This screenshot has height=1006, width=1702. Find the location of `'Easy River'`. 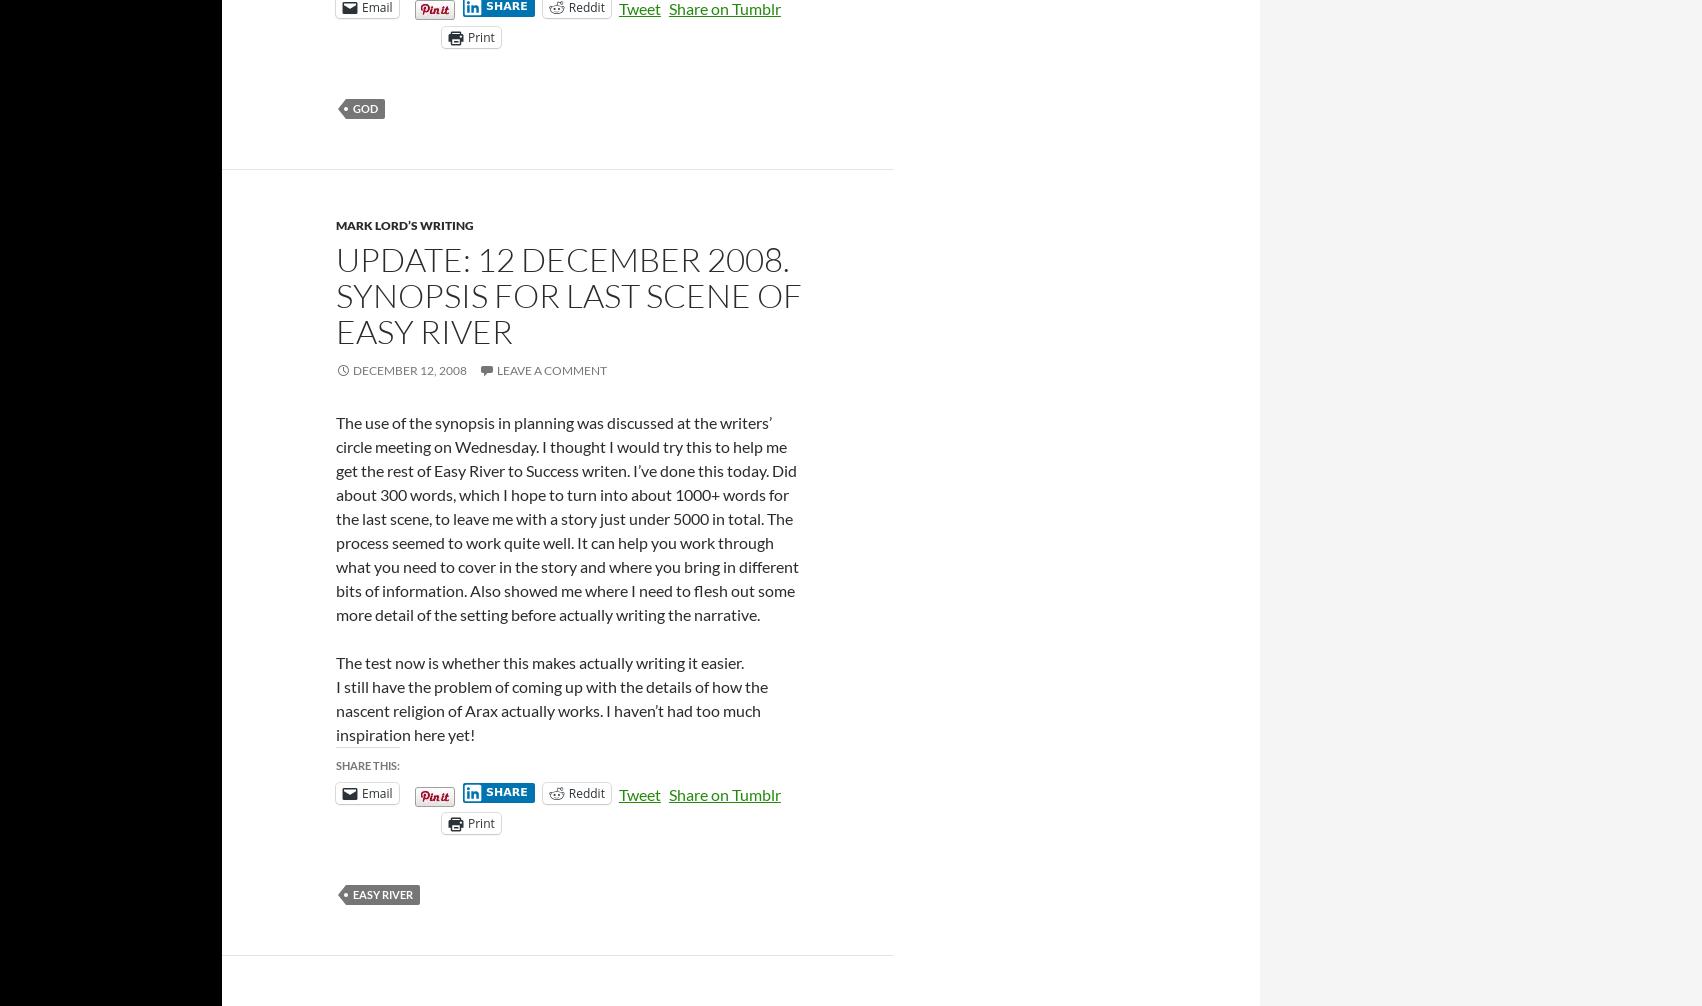

'Easy River' is located at coordinates (382, 892).